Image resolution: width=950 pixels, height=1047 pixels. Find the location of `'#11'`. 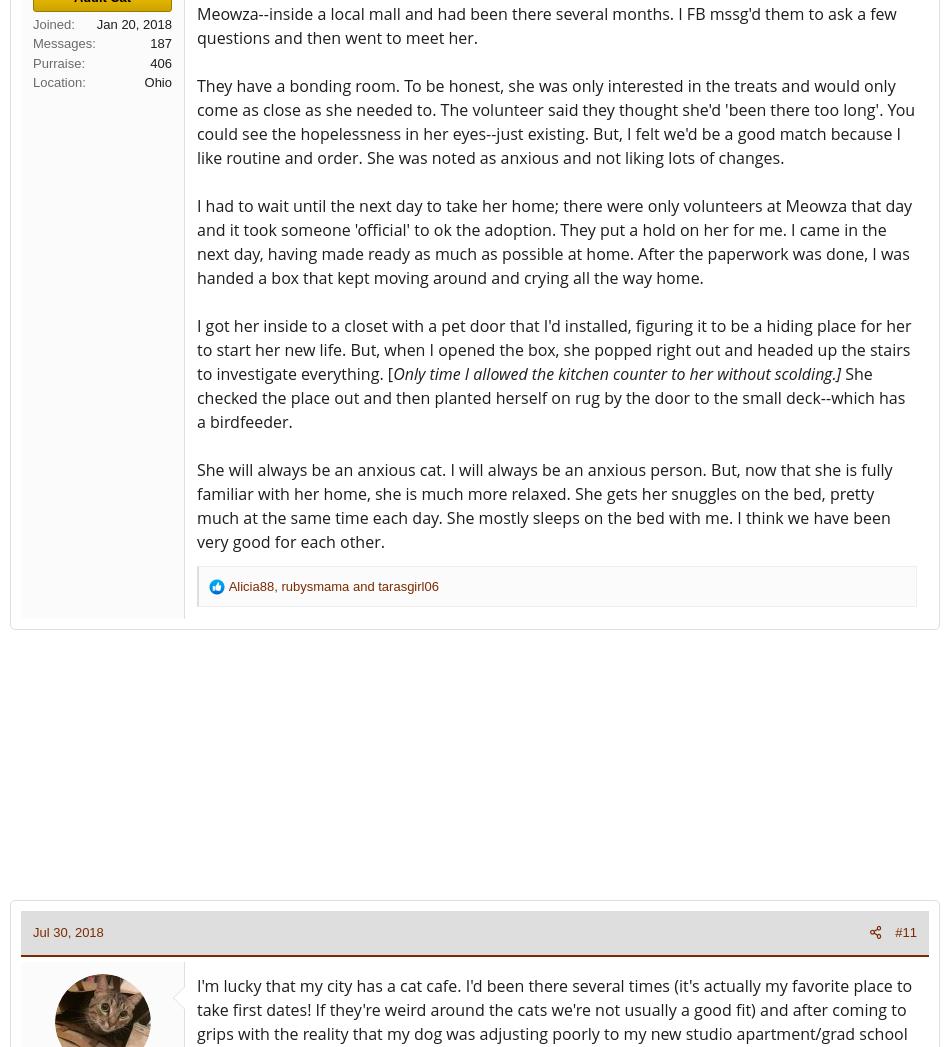

'#11' is located at coordinates (893, 932).